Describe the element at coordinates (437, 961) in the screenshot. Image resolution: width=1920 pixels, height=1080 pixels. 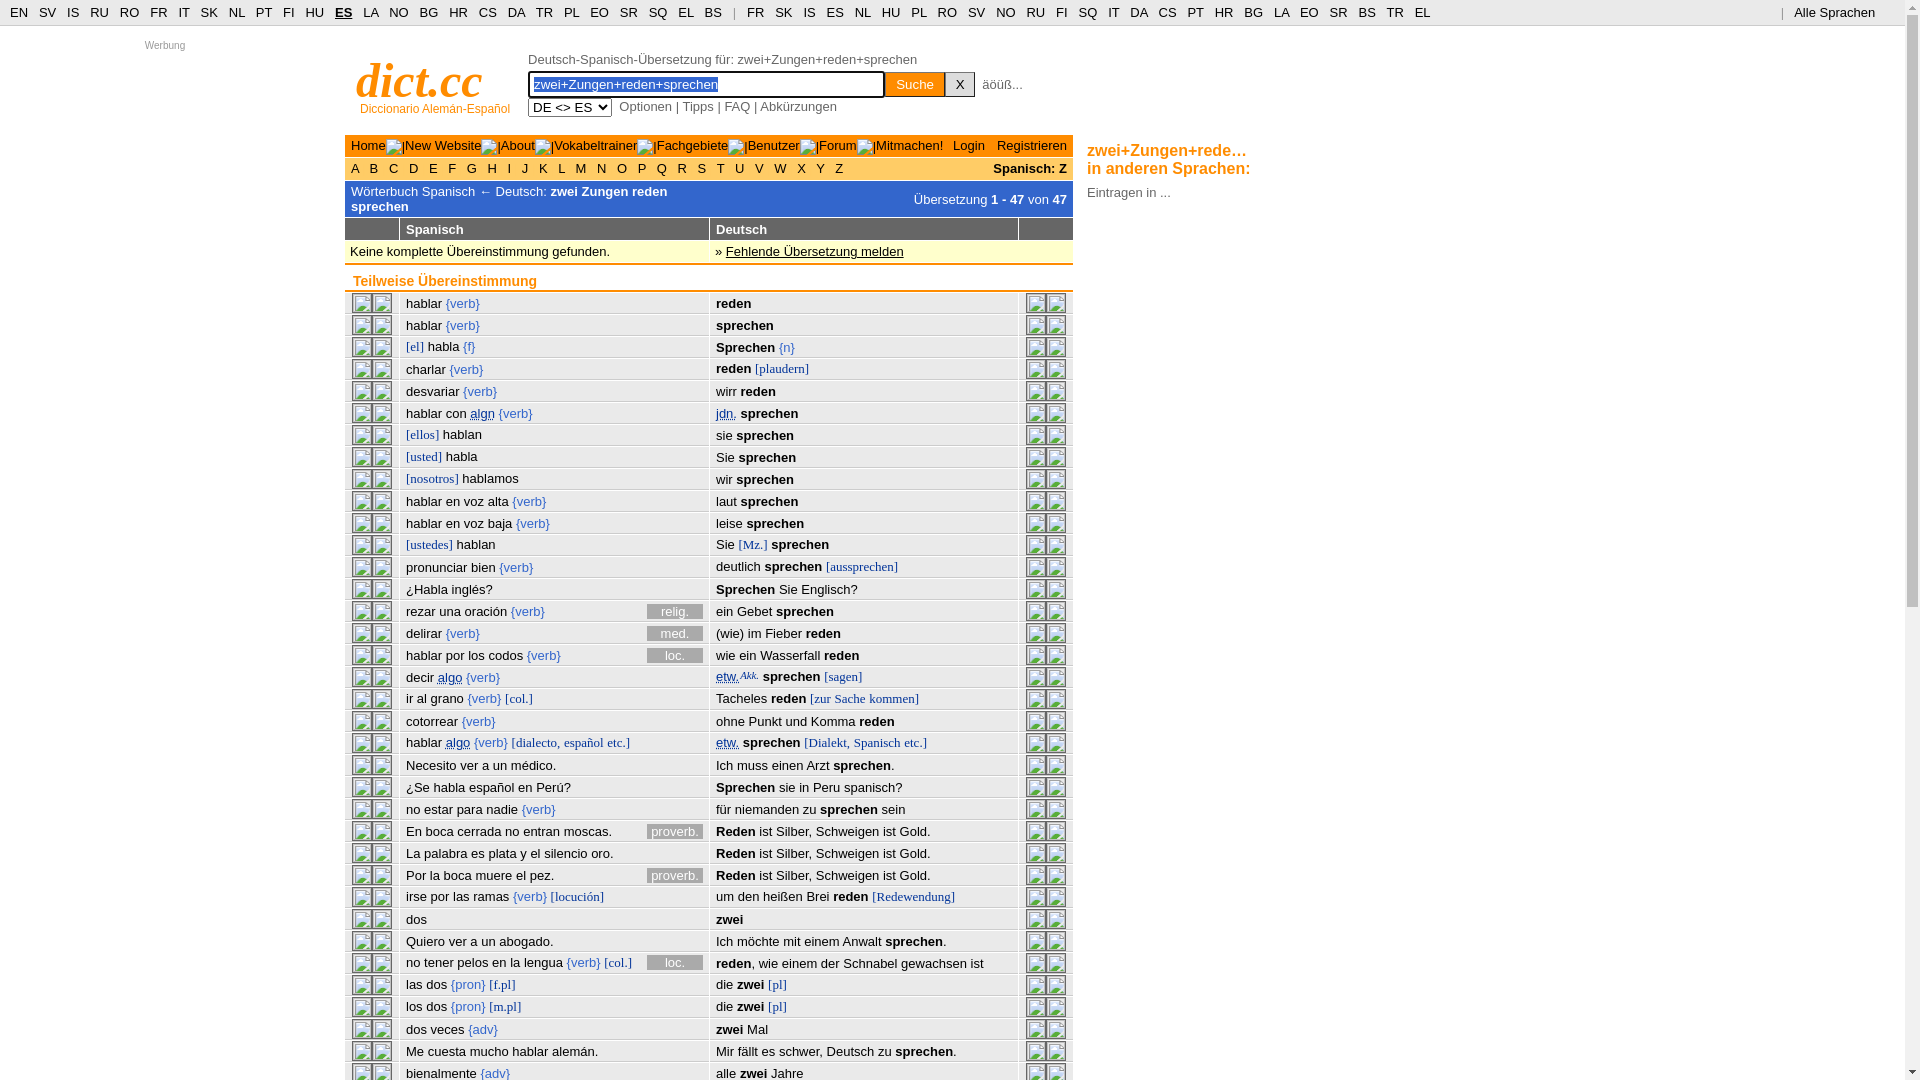
I see `'tener'` at that location.